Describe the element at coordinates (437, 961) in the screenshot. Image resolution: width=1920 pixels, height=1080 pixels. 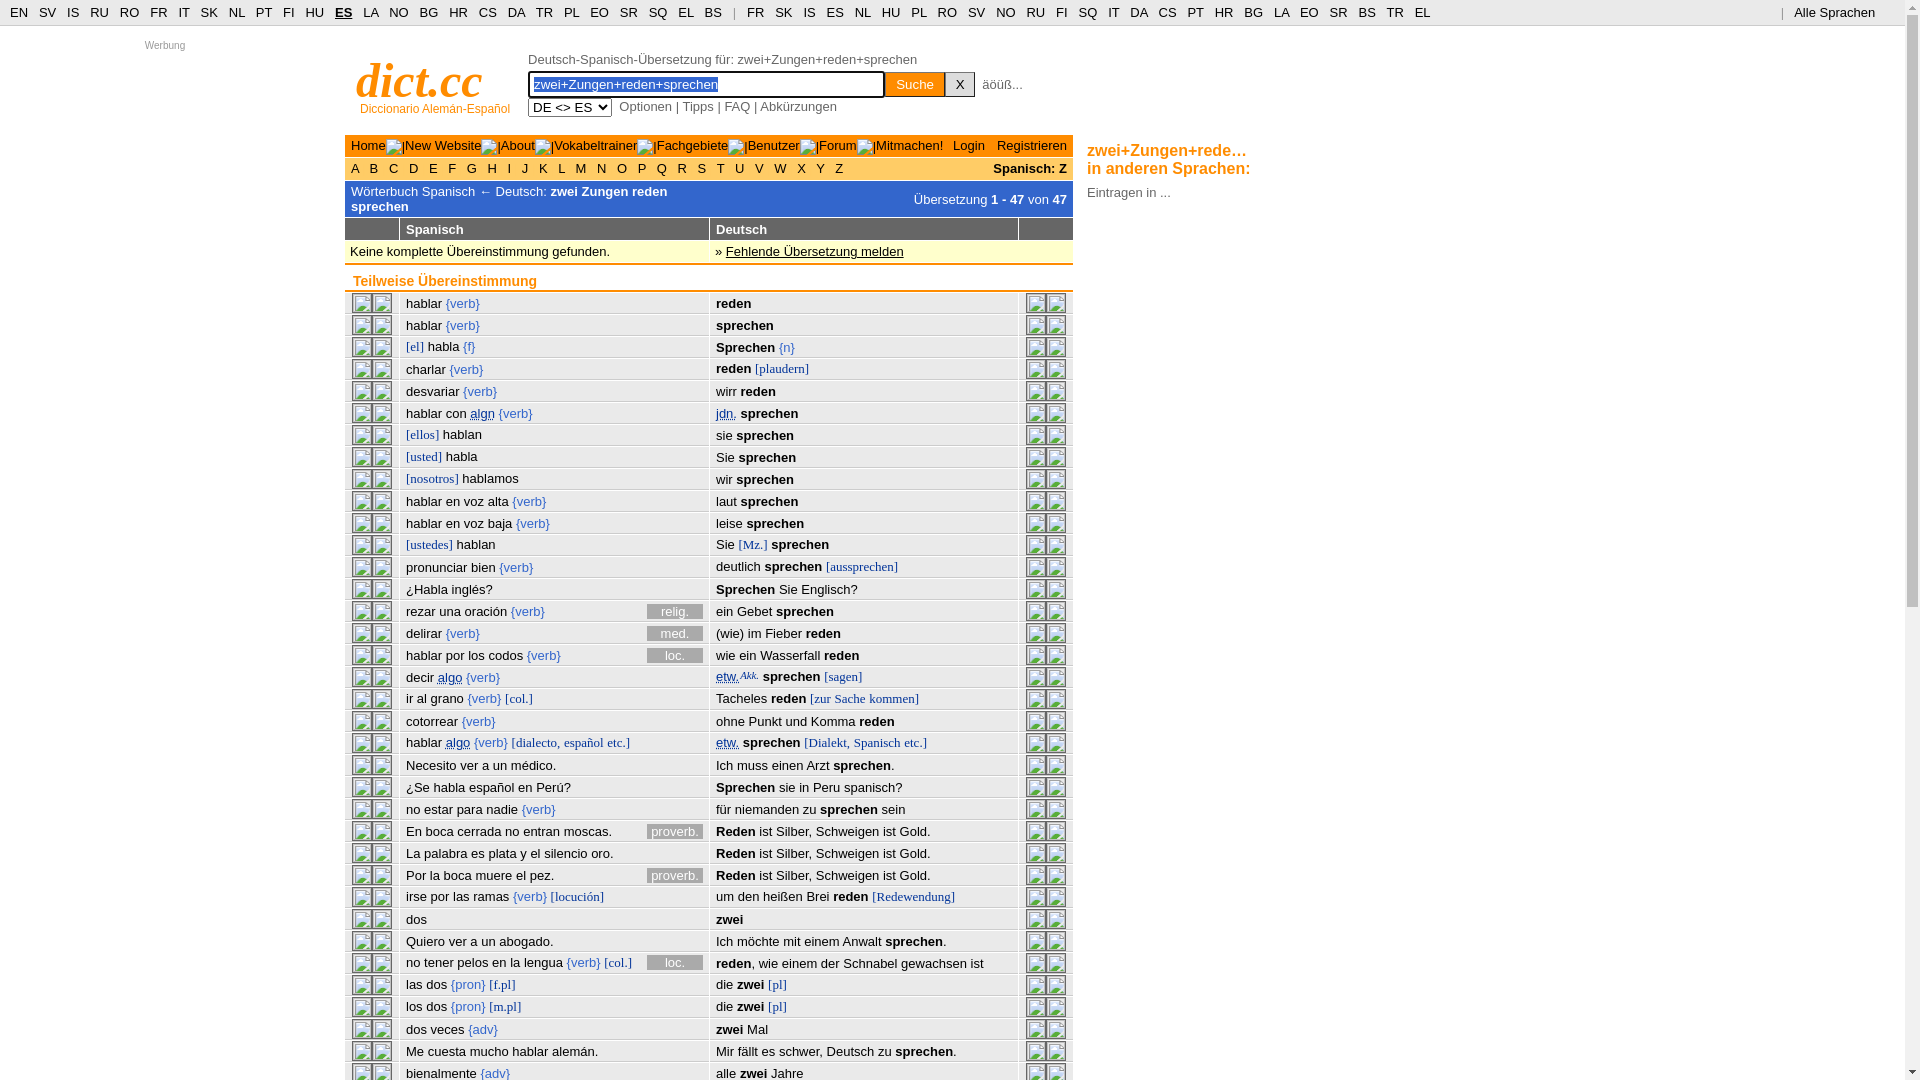
I see `'tener'` at that location.